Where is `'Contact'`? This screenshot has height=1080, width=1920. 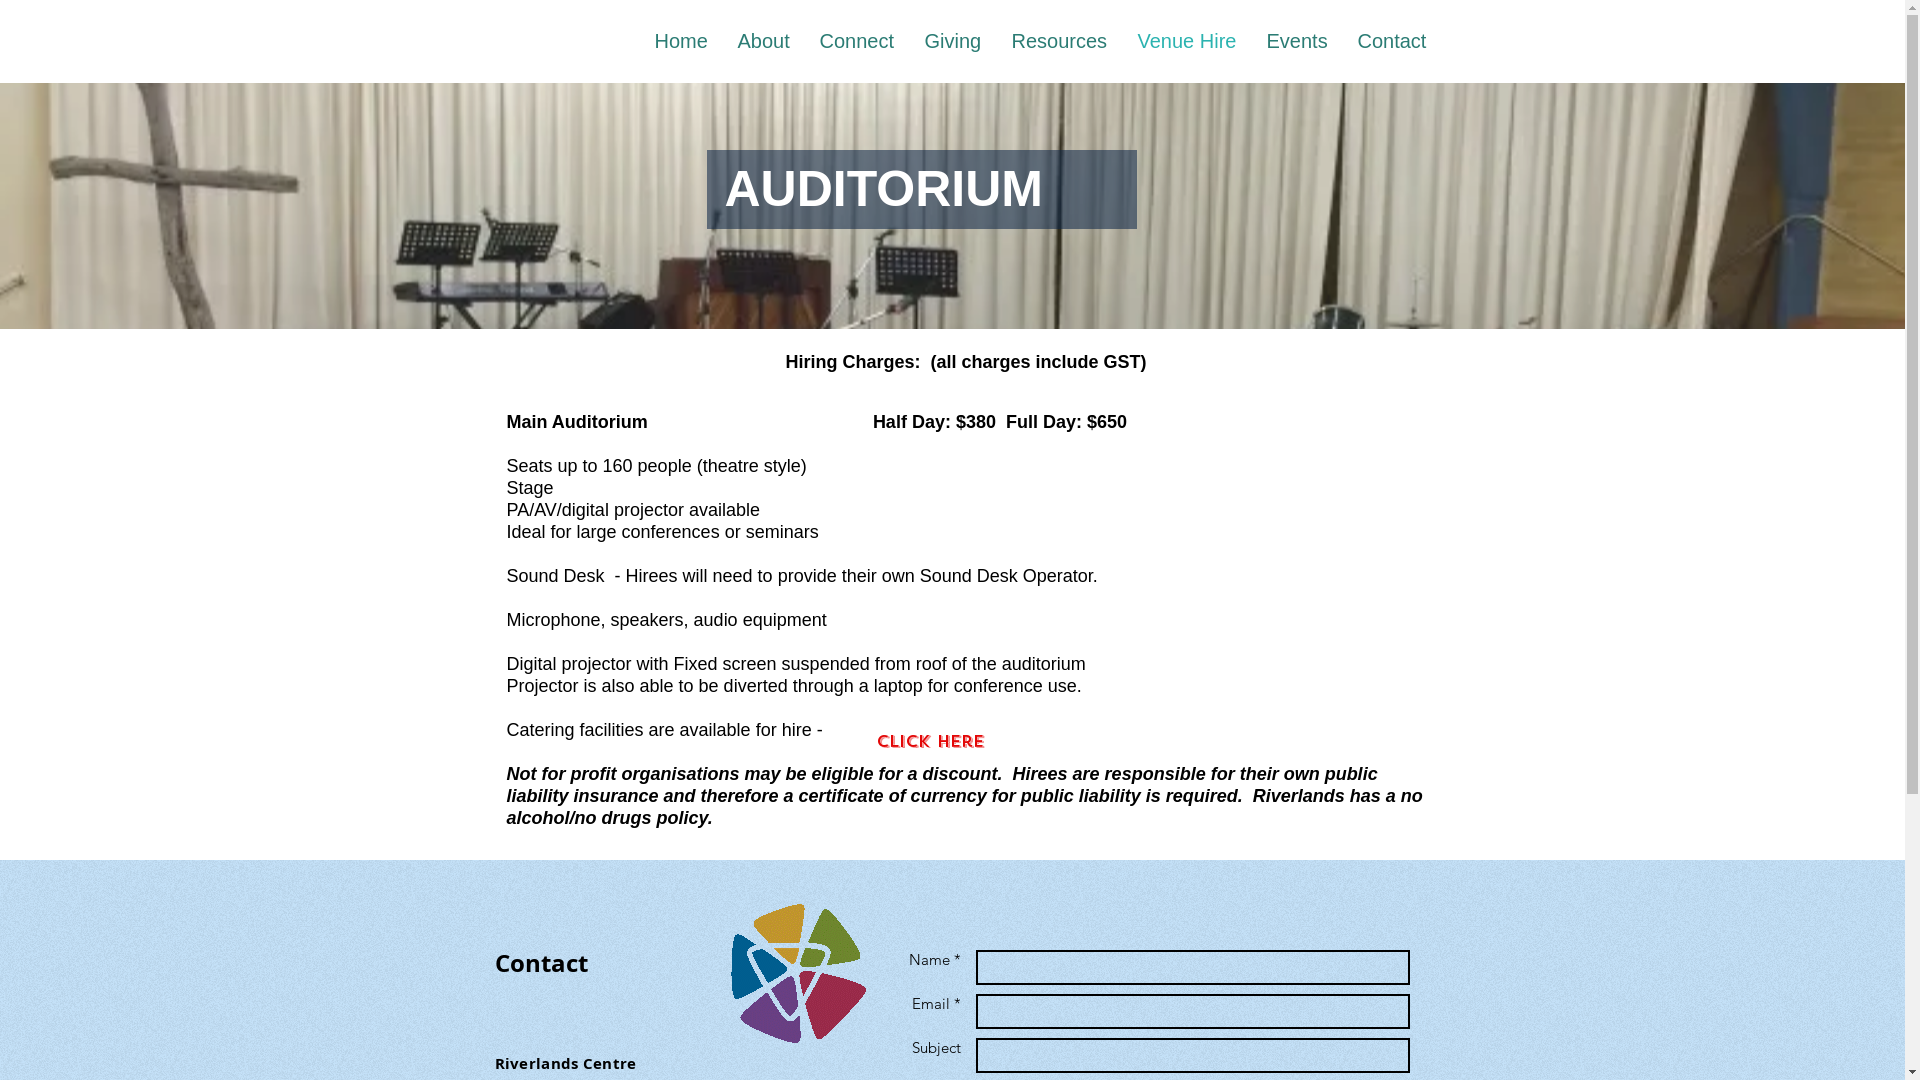
'Contact' is located at coordinates (1390, 41).